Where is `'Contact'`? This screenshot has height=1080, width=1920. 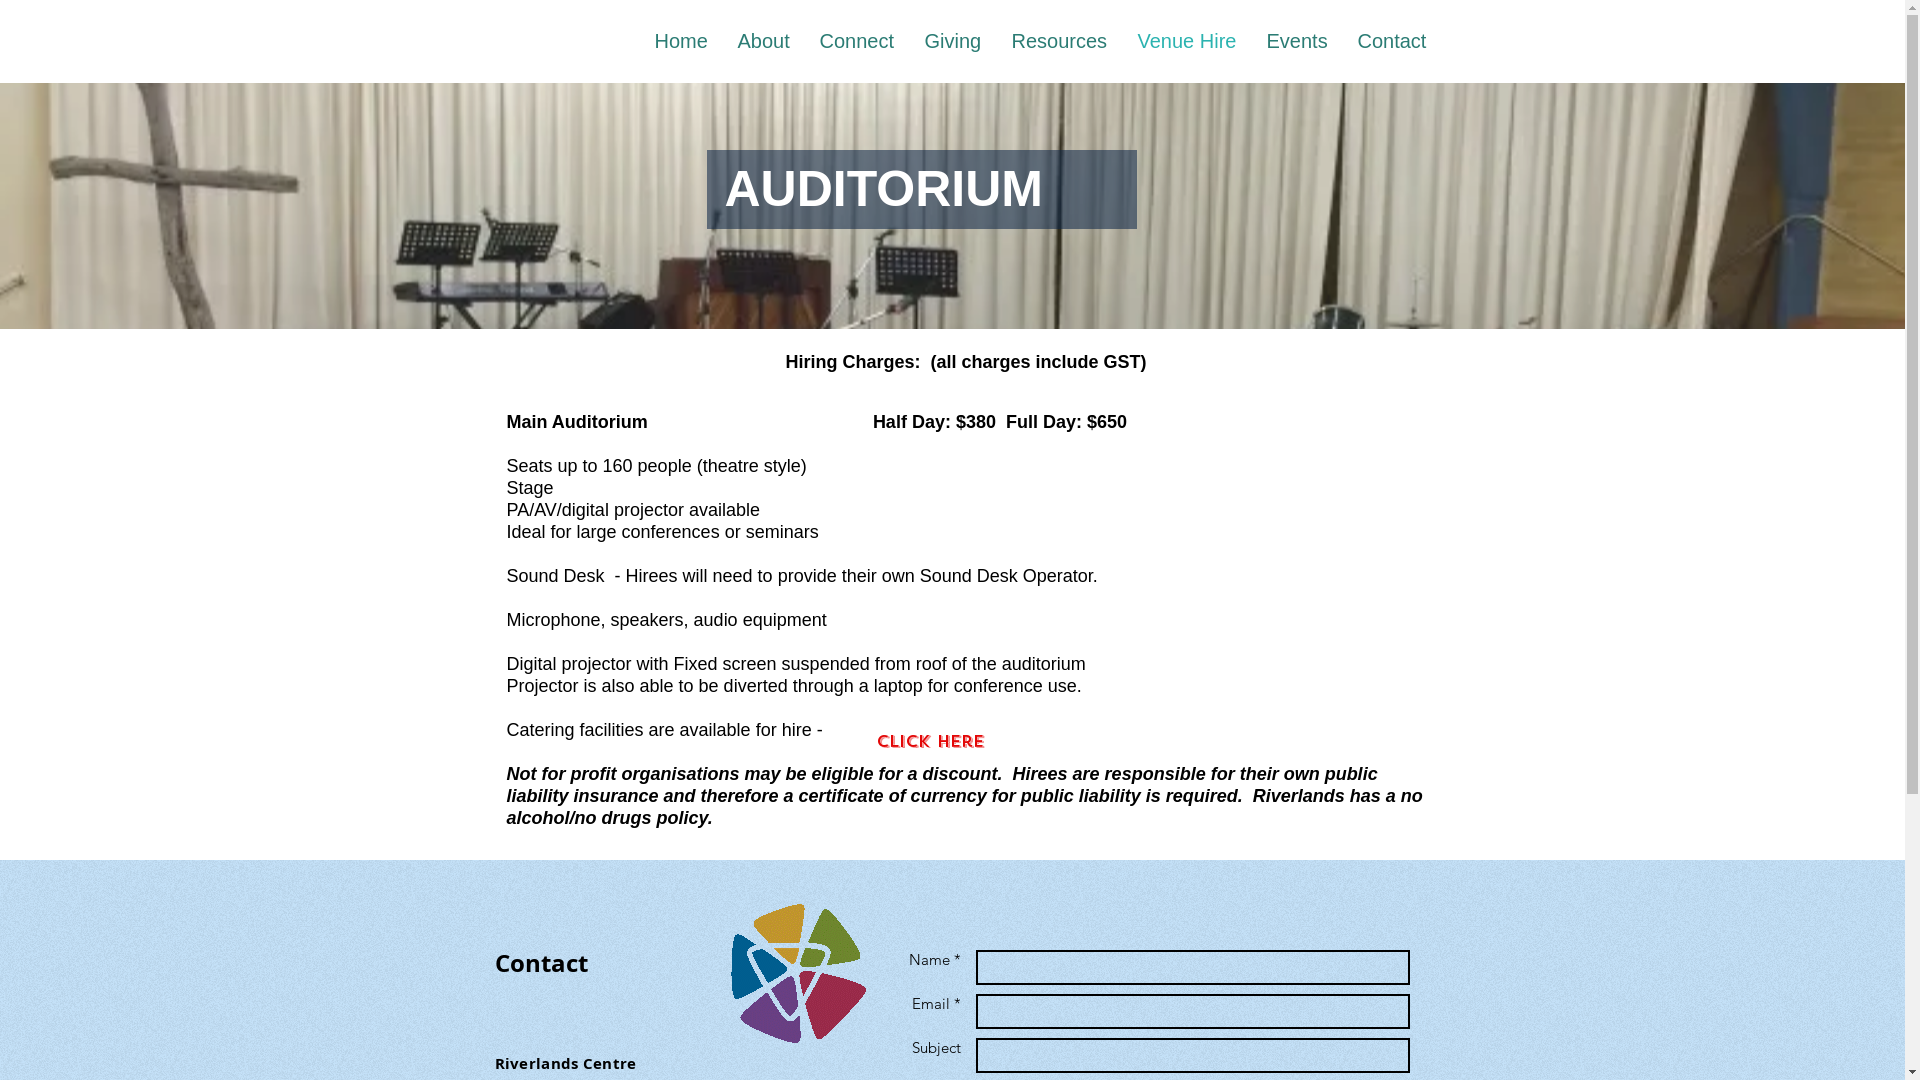
'Contact' is located at coordinates (1390, 41).